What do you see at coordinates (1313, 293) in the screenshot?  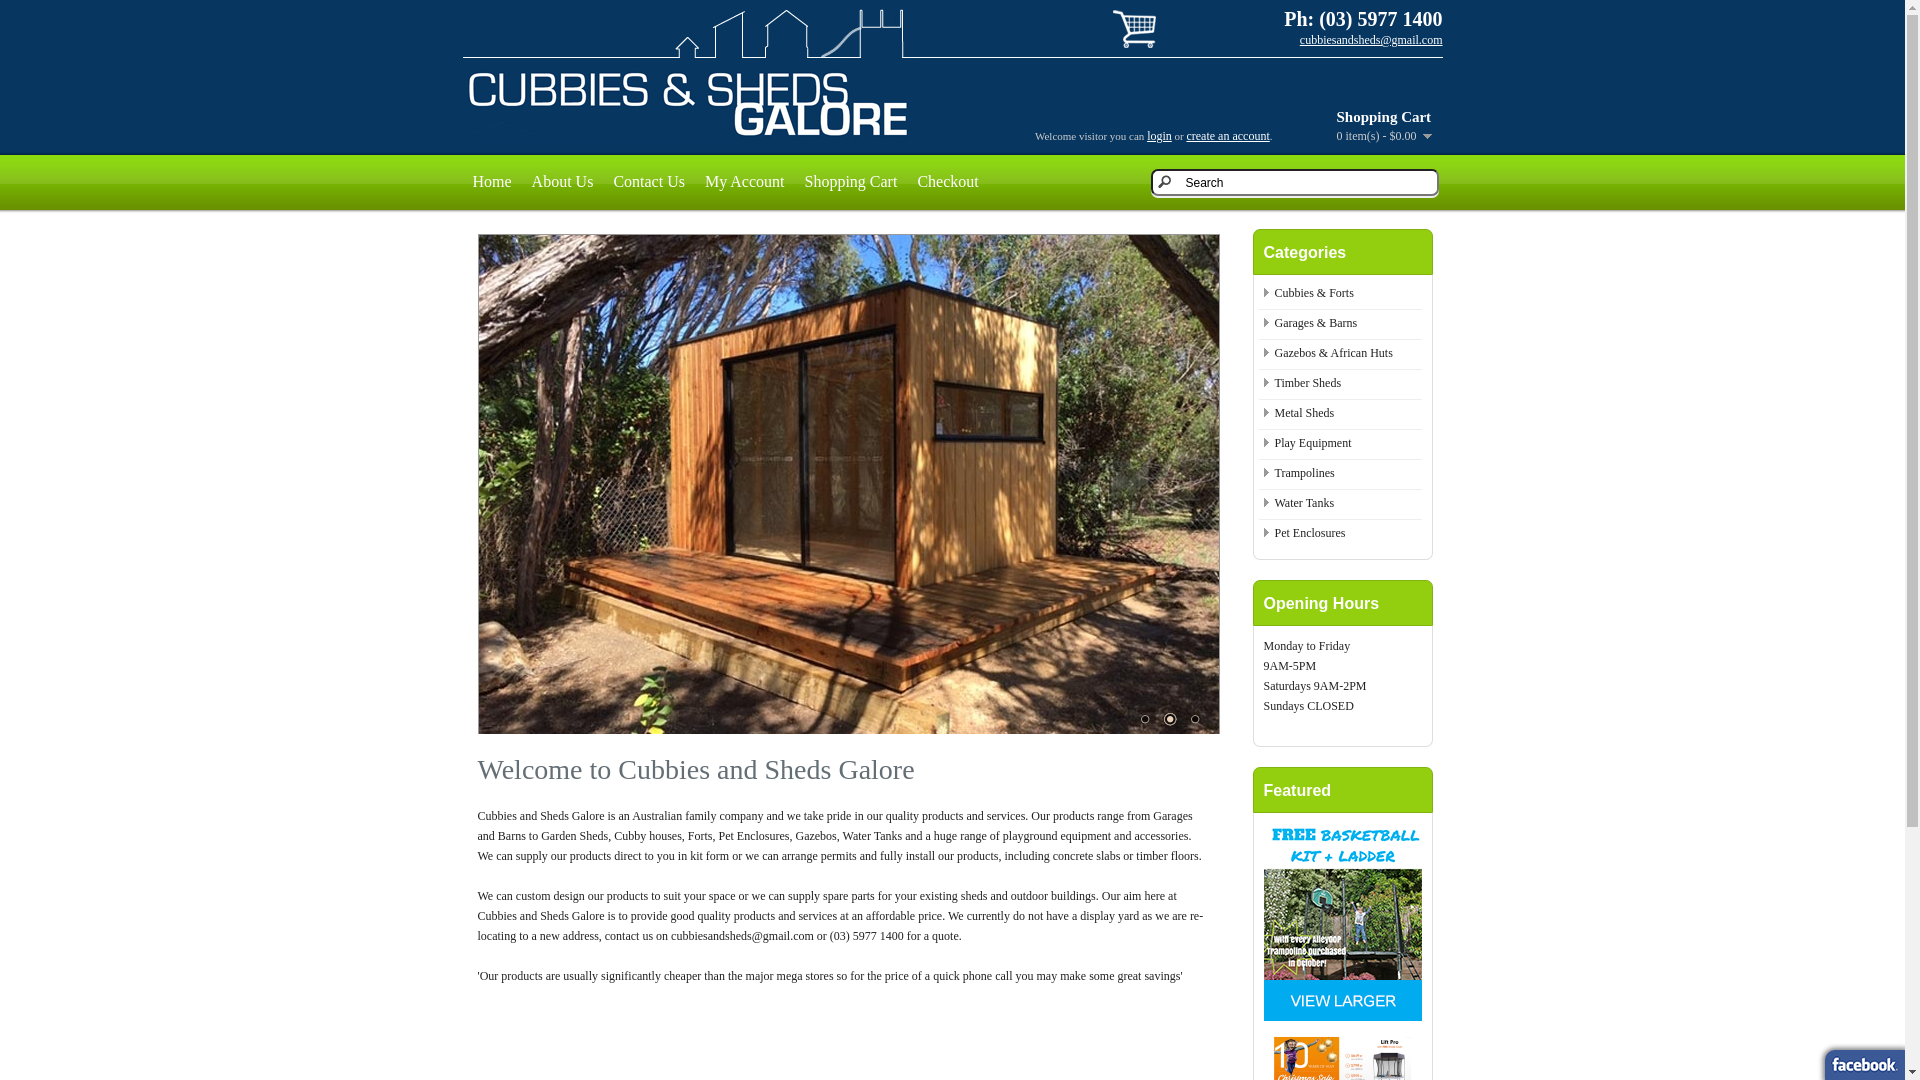 I see `'Cubbies & Forts'` at bounding box center [1313, 293].